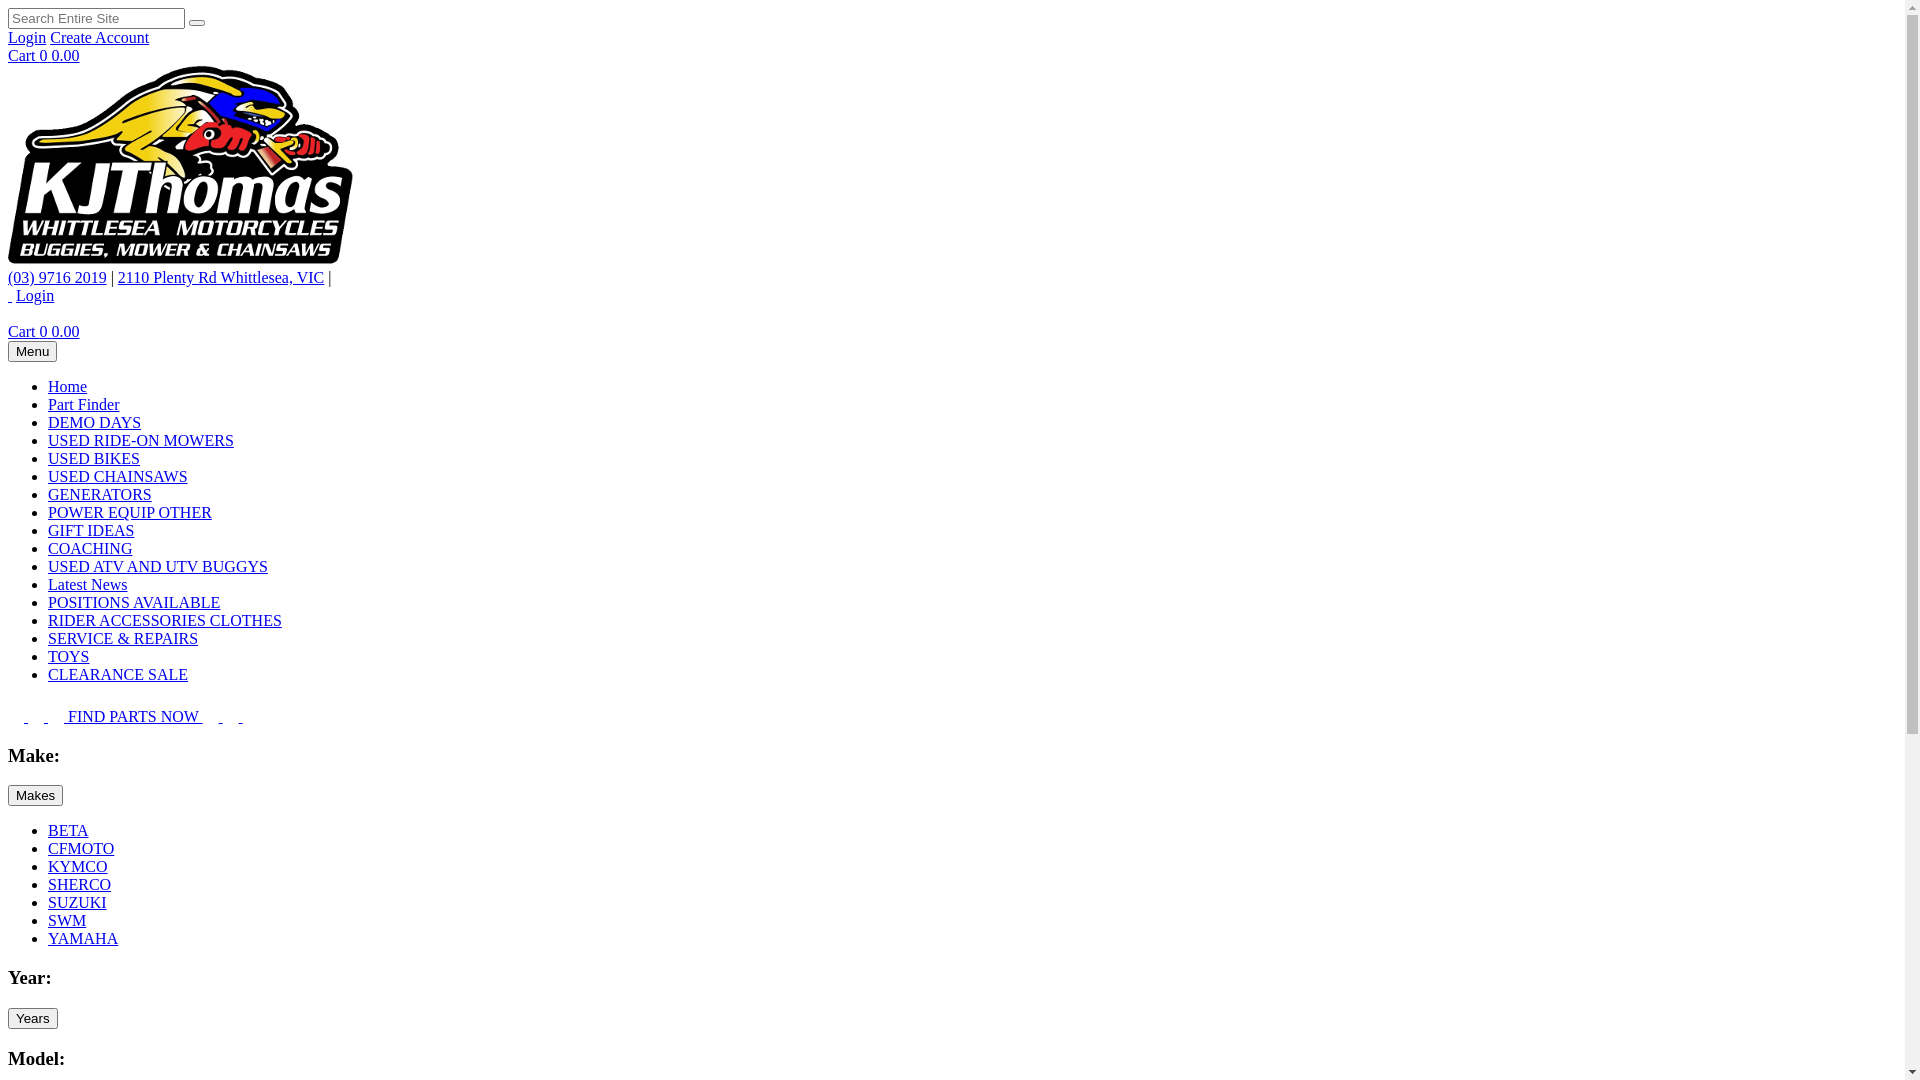  Describe the element at coordinates (122, 638) in the screenshot. I see `'SERVICE & REPAIRS'` at that location.